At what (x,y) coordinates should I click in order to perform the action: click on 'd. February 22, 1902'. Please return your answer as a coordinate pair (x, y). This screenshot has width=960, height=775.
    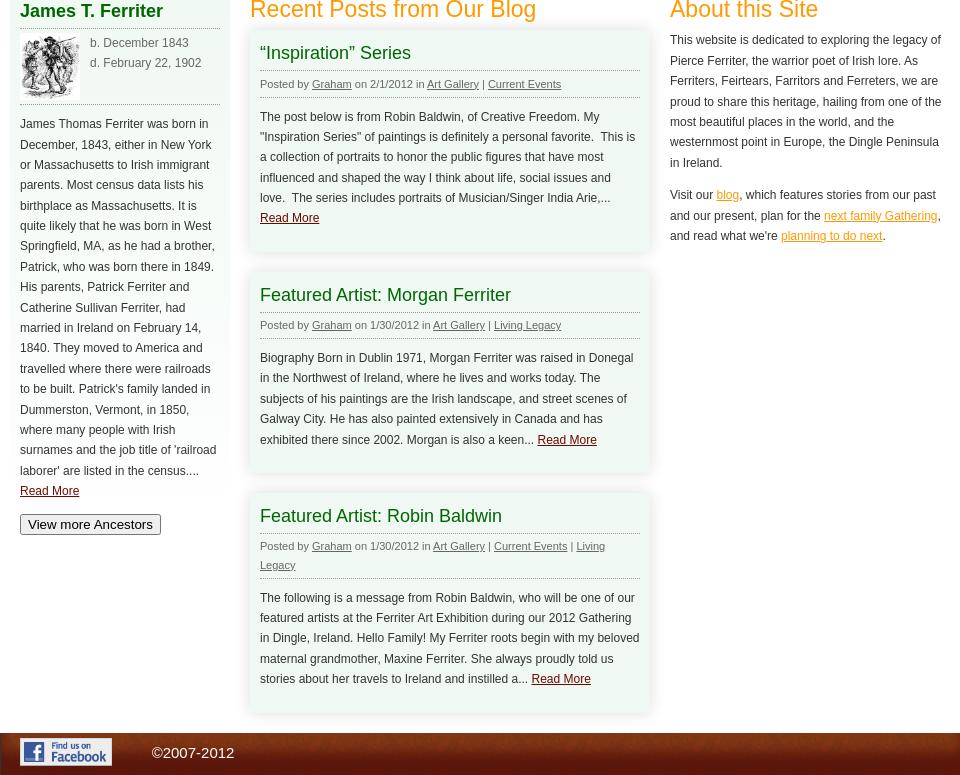
    Looking at the image, I should click on (144, 61).